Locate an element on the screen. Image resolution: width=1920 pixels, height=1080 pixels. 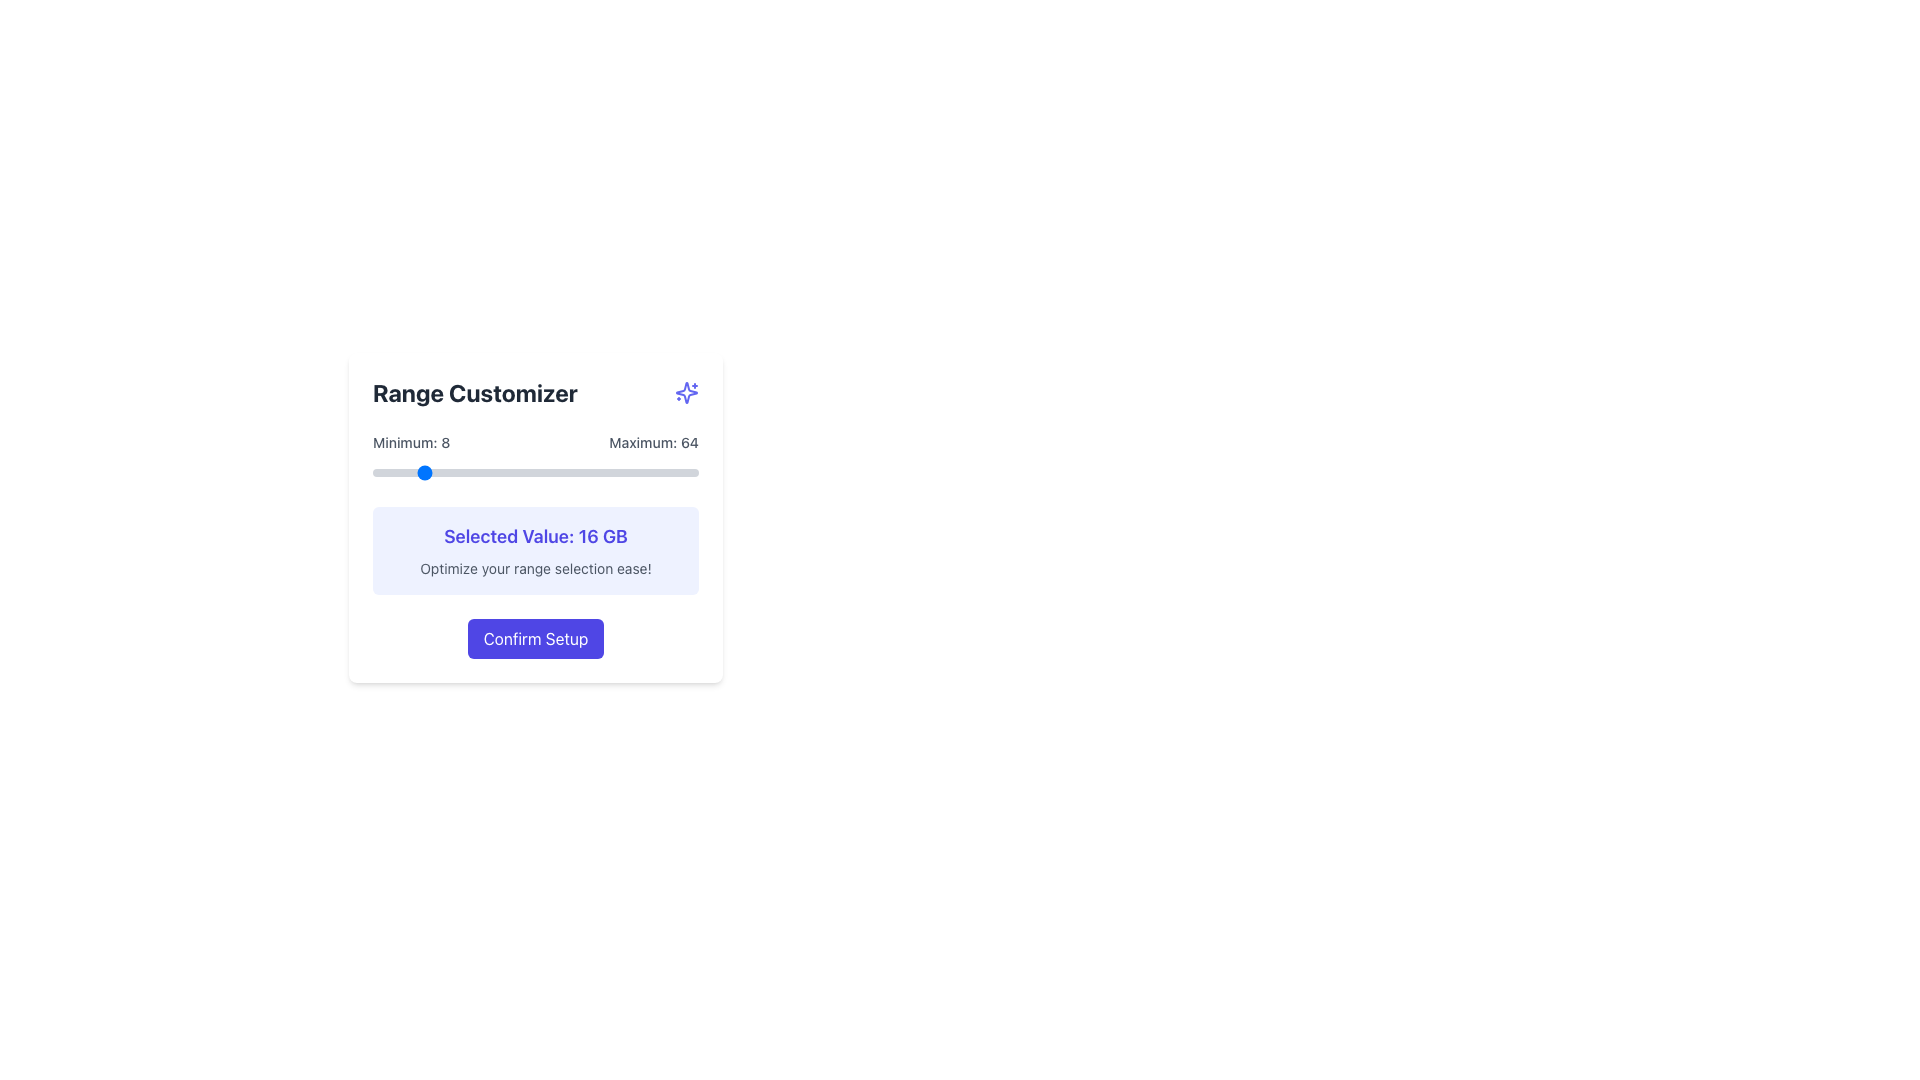
the text label displaying 'Selected Value: 16 GB' prominently in large, bold, indigo-colored font is located at coordinates (536, 535).